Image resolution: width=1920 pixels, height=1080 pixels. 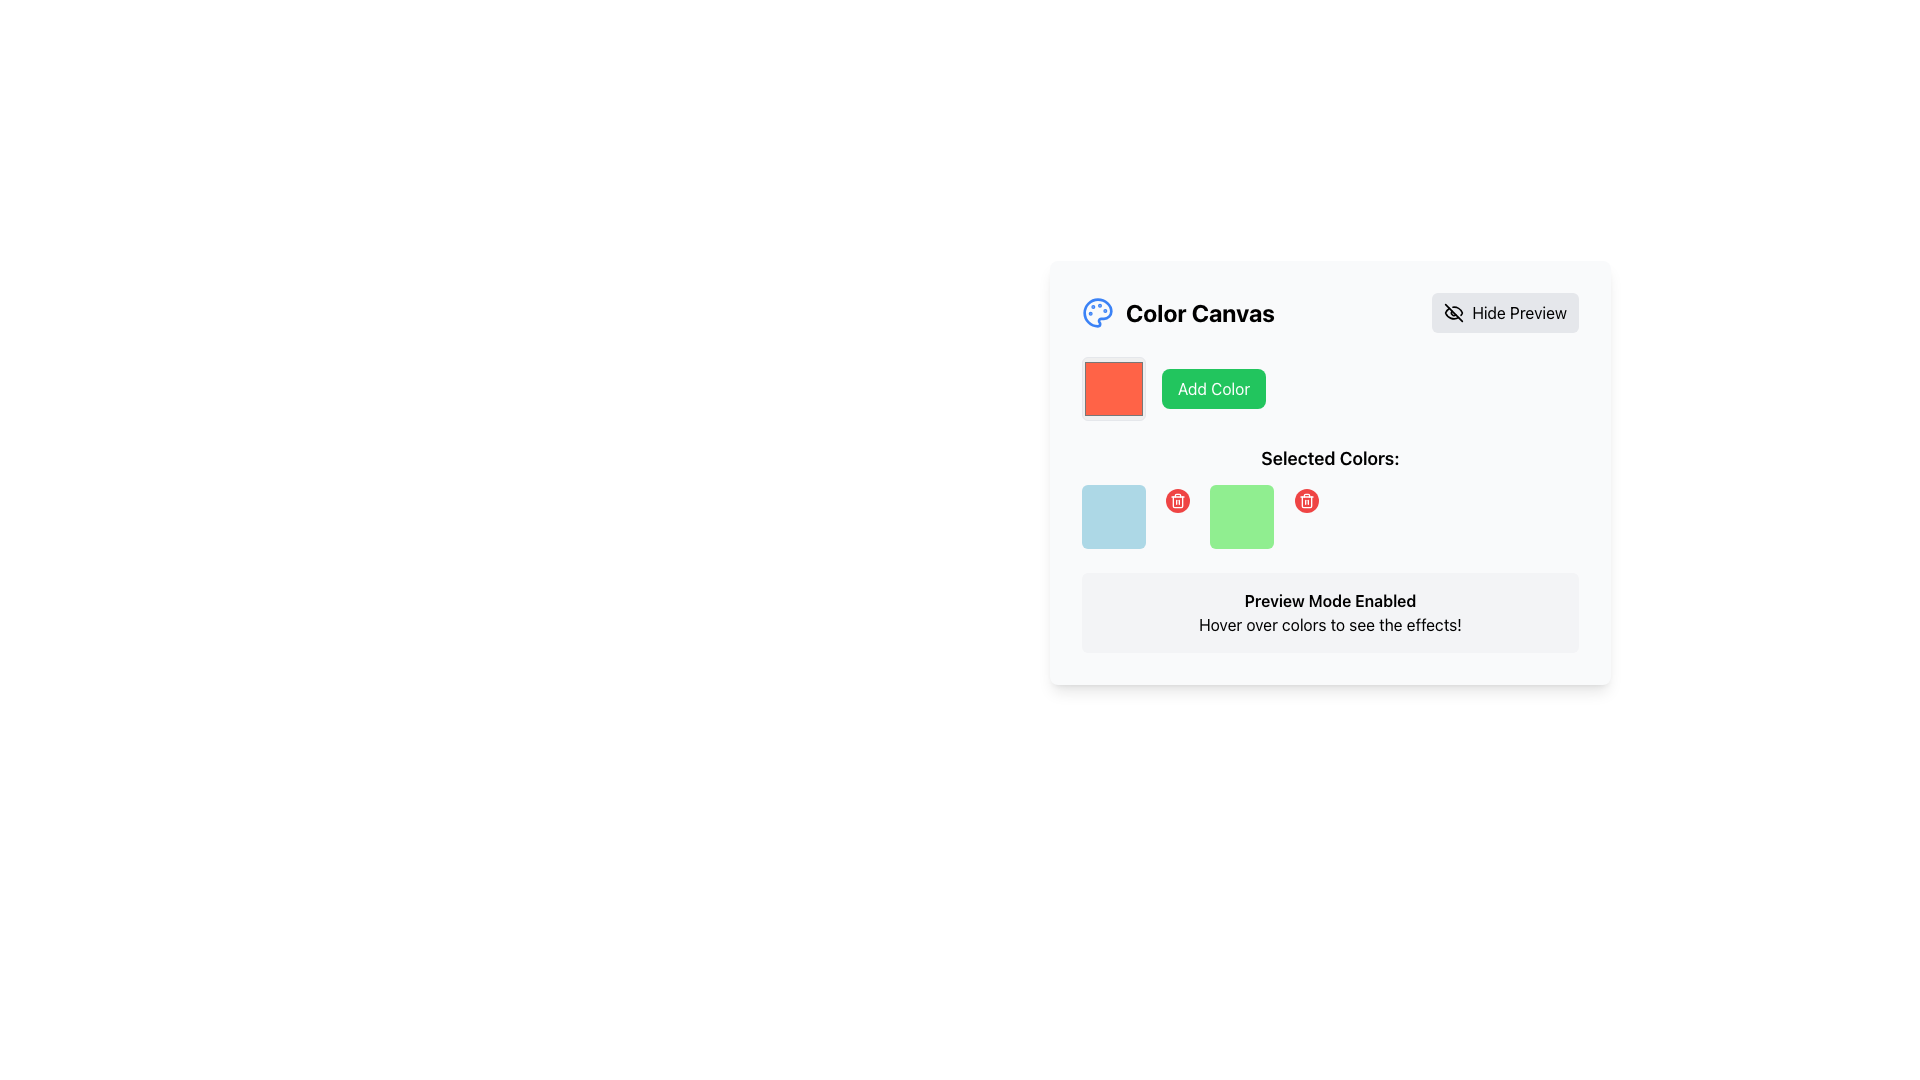 I want to click on the interactive grid element displaying selected color options, specifically targeting the colored squares and their associated trash buttons, so click(x=1330, y=515).